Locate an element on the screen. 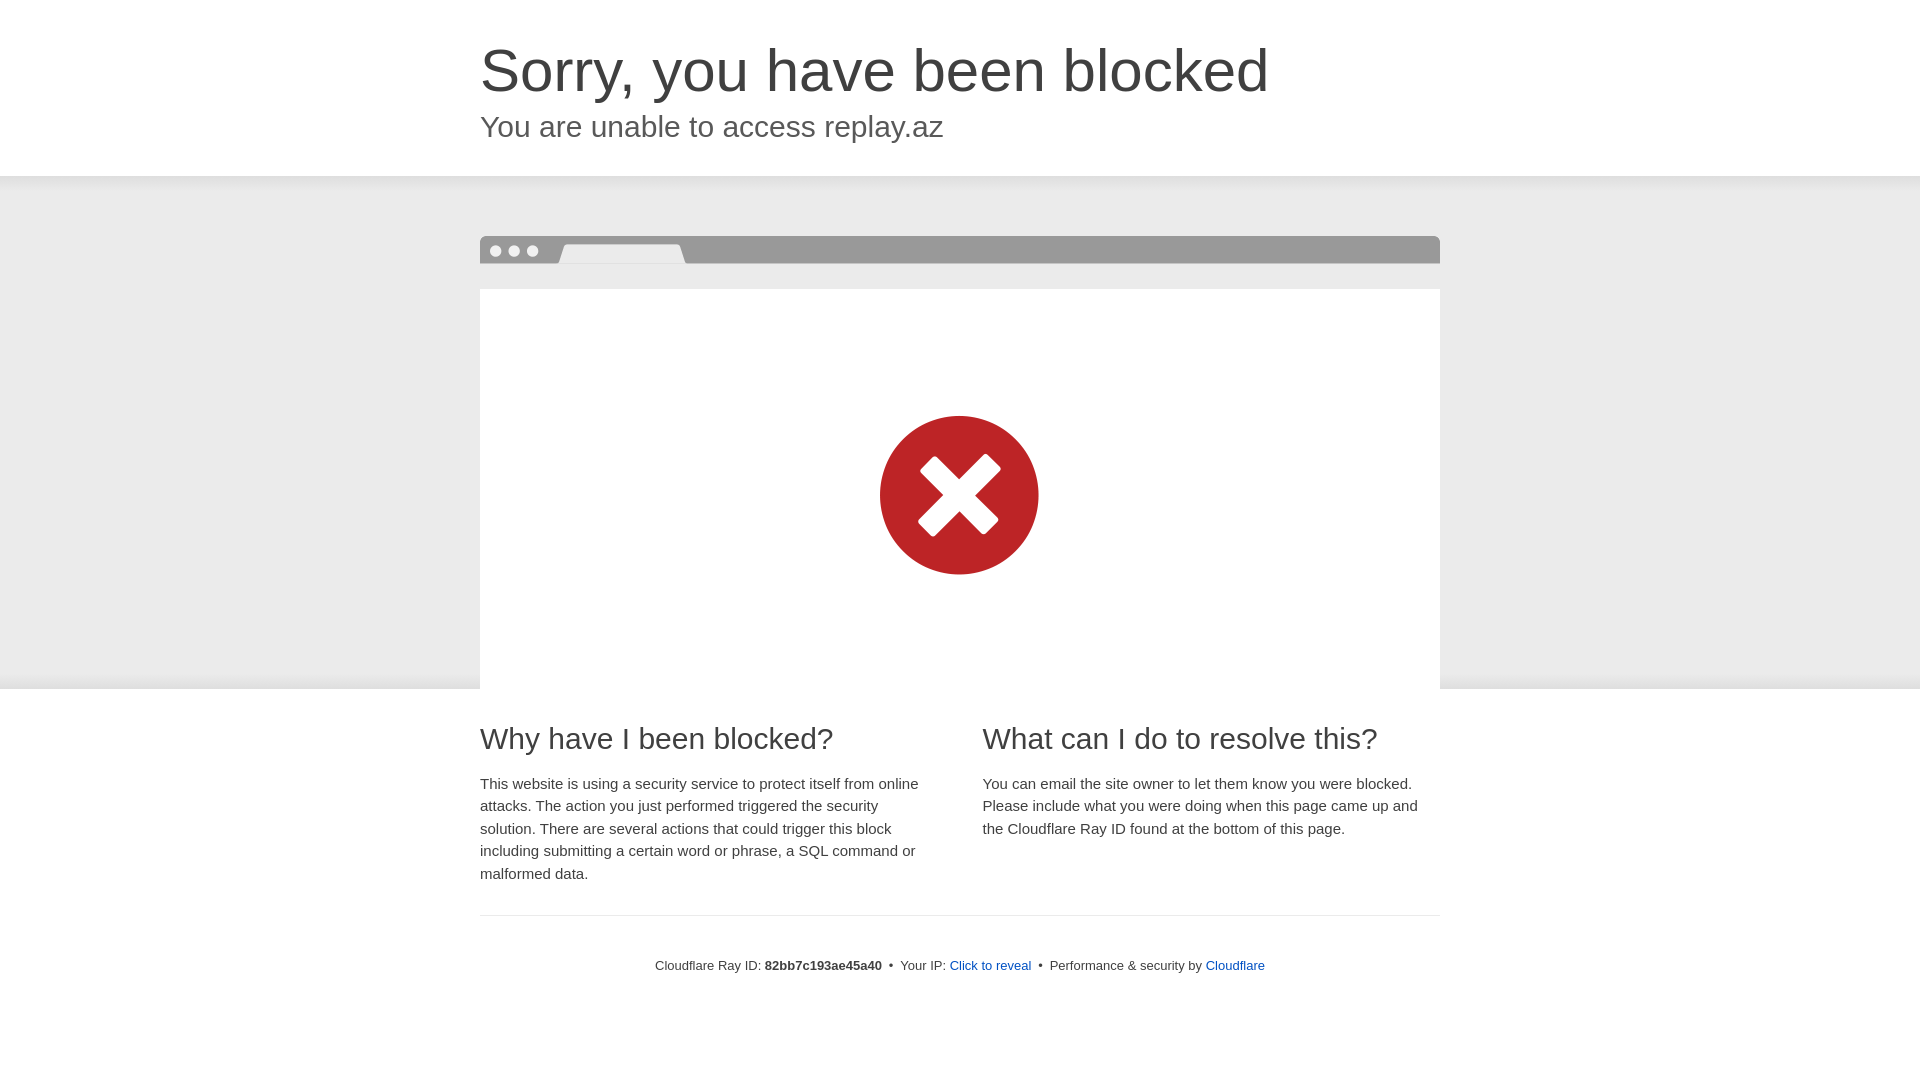 Image resolution: width=1920 pixels, height=1080 pixels. 'Click to reveal' is located at coordinates (990, 964).